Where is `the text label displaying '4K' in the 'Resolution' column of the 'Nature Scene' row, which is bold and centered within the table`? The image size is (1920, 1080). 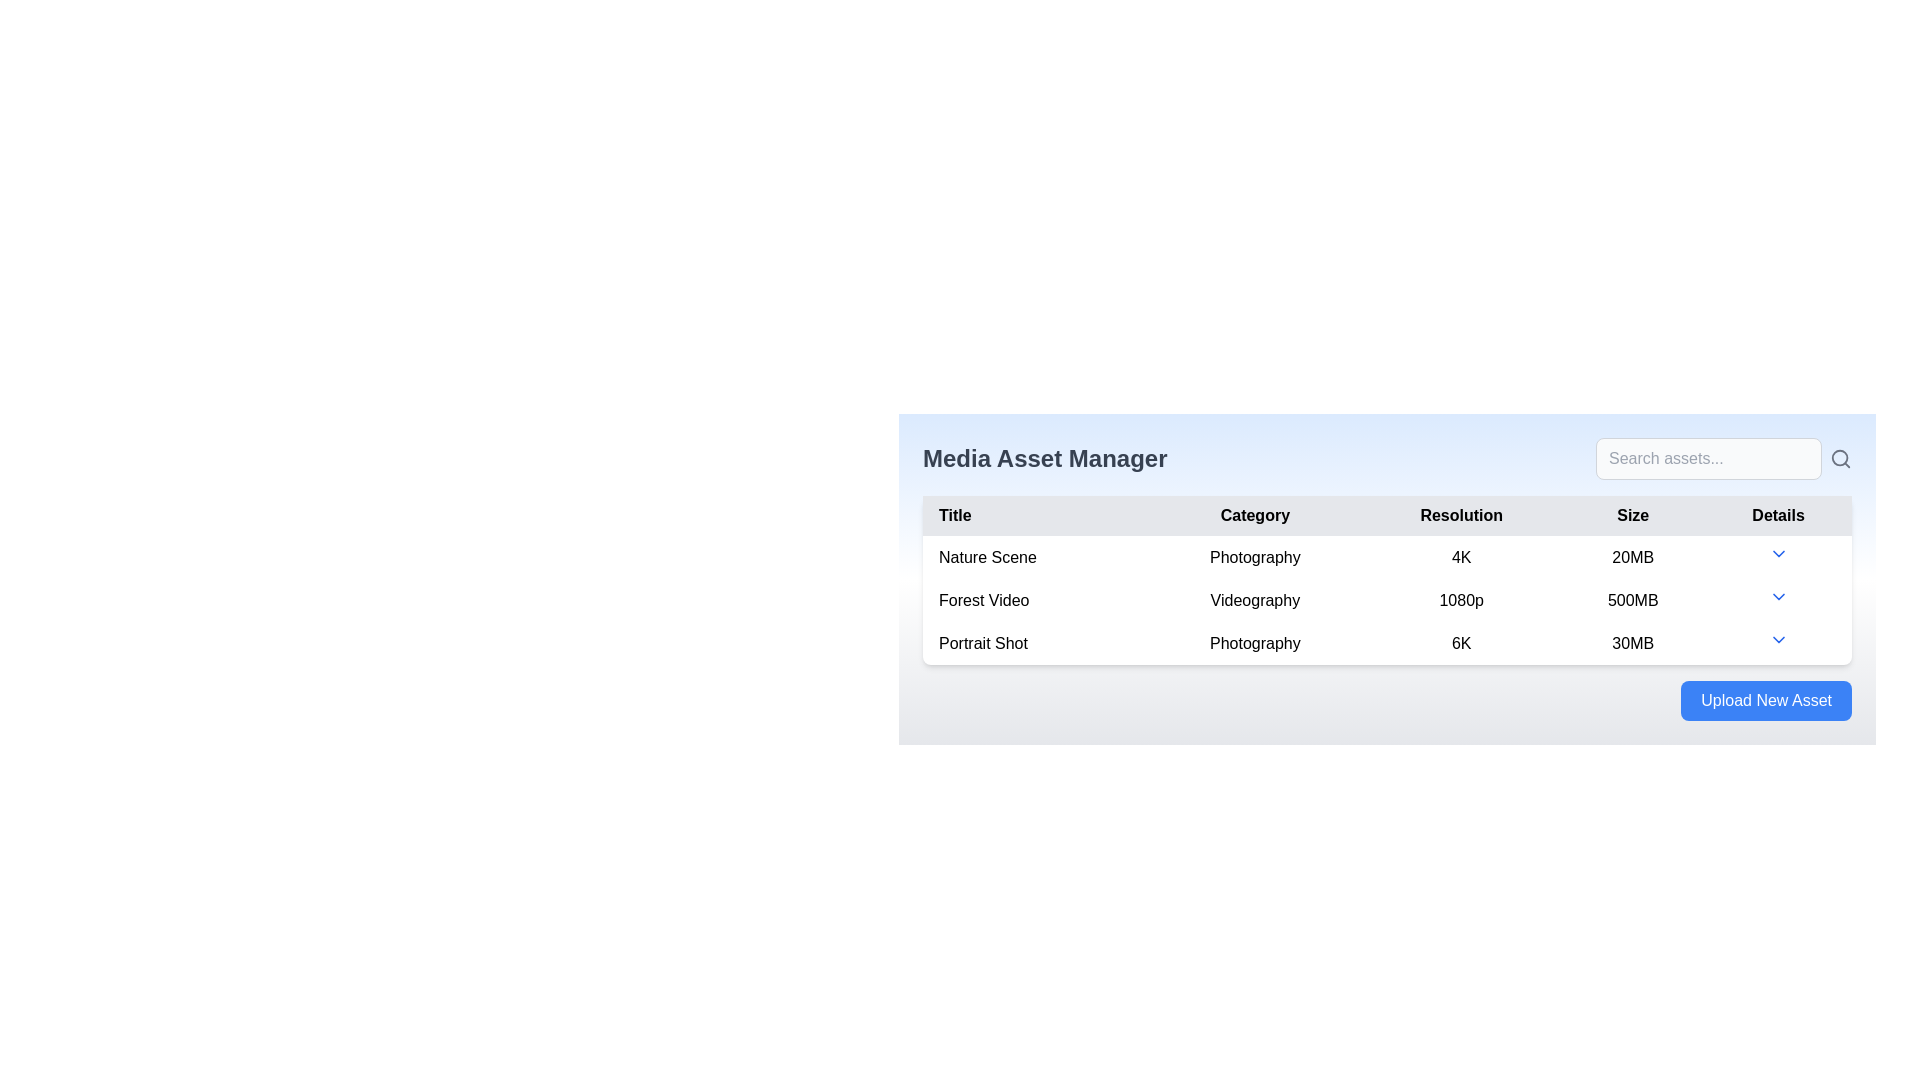 the text label displaying '4K' in the 'Resolution' column of the 'Nature Scene' row, which is bold and centered within the table is located at coordinates (1461, 557).